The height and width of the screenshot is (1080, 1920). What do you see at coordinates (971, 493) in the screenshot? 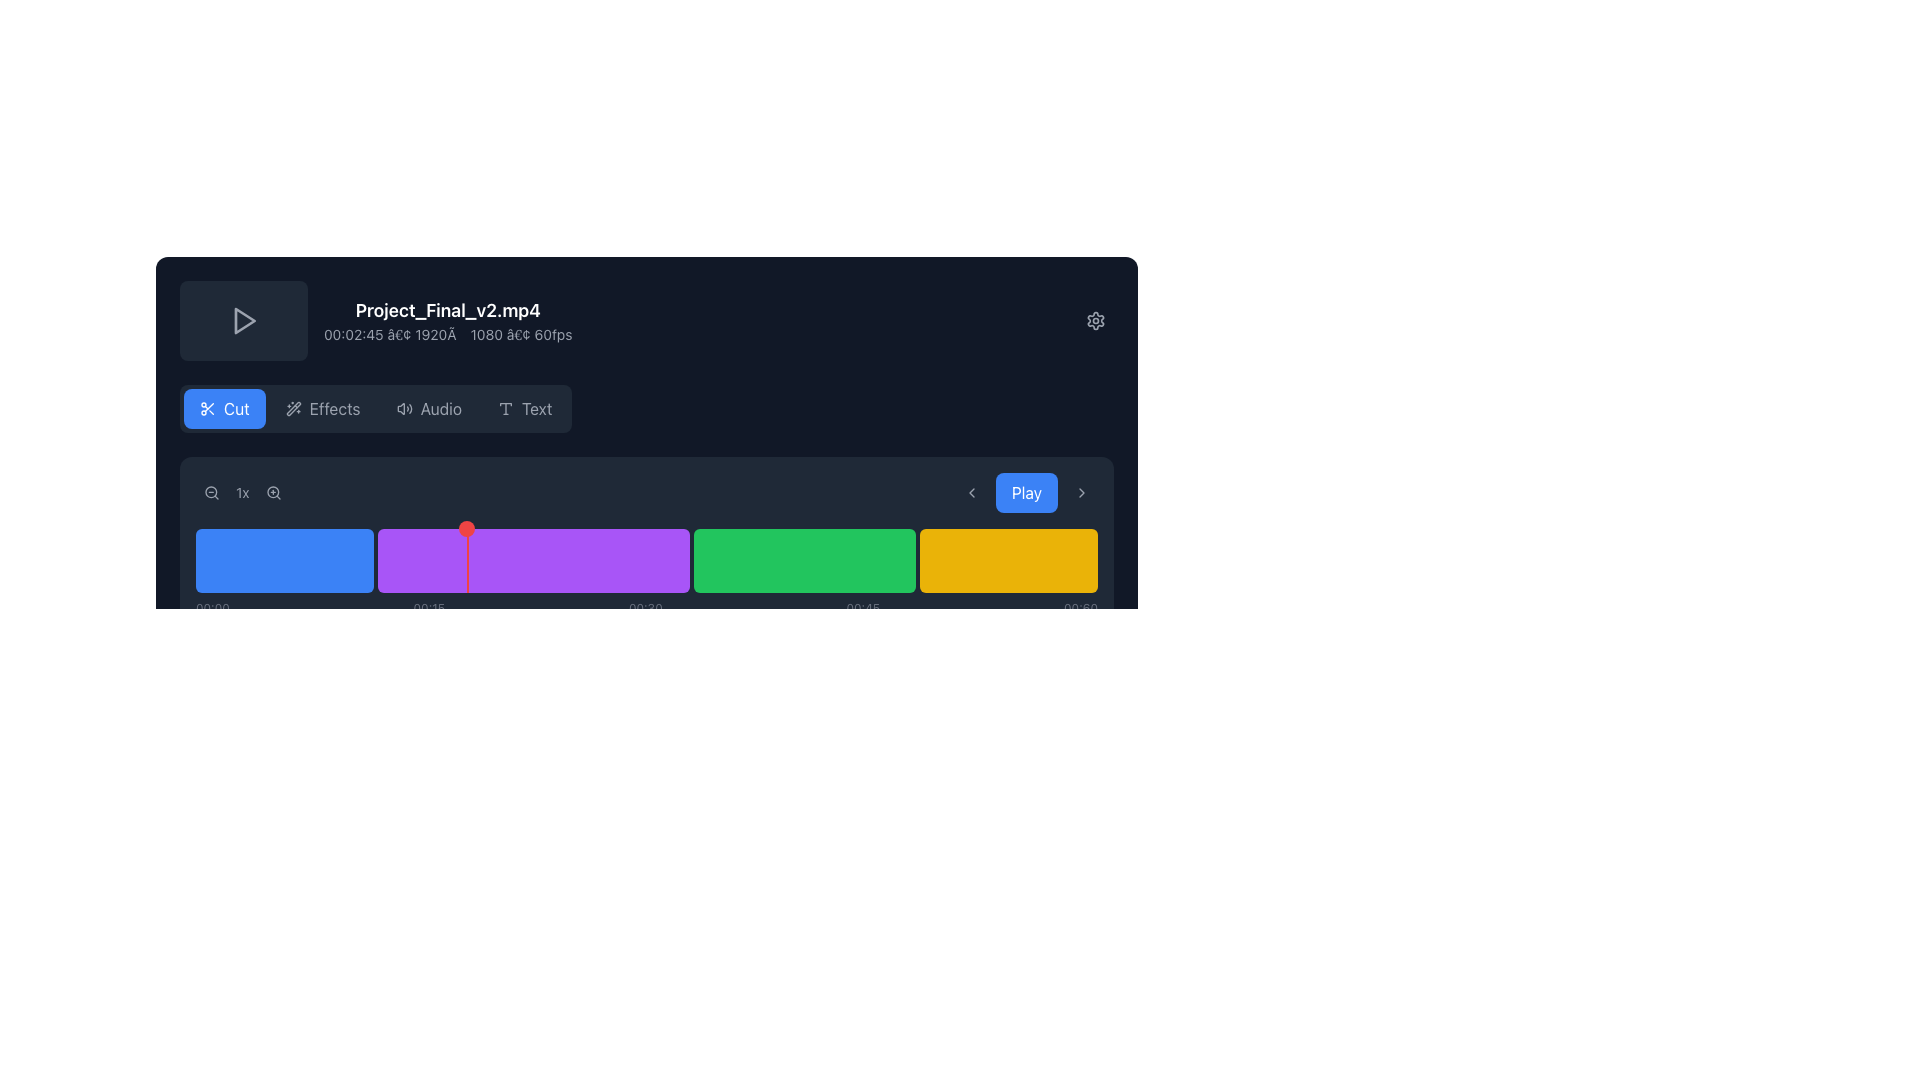
I see `the left-facing chevron icon within the button` at bounding box center [971, 493].